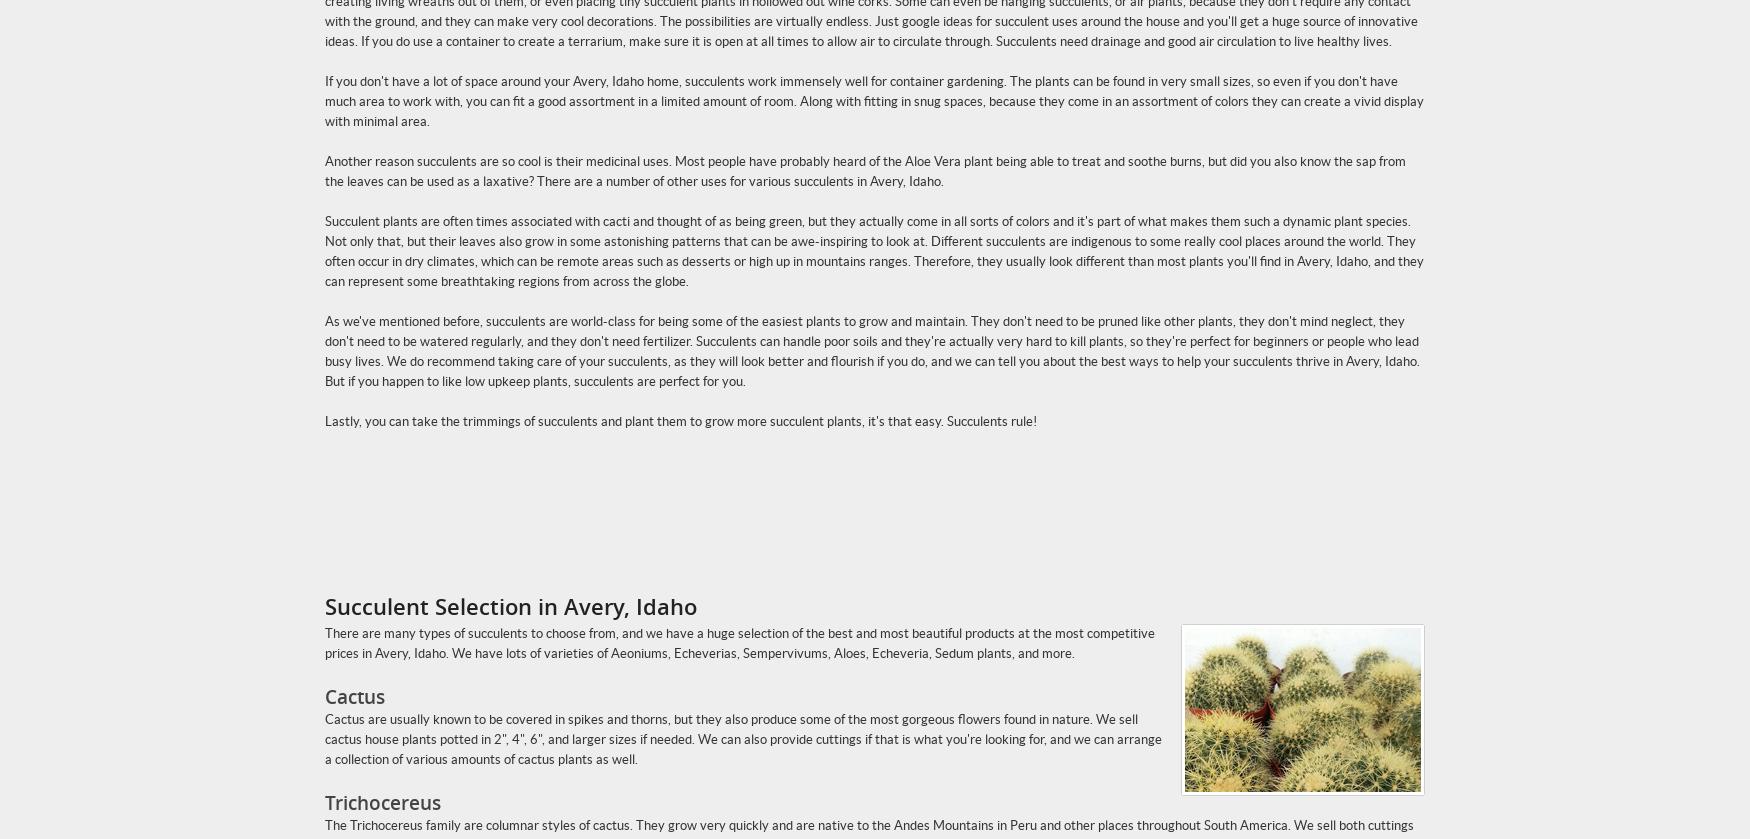 The height and width of the screenshot is (839, 1750). Describe the element at coordinates (679, 420) in the screenshot. I see `'Lastly, you can take the trimmings of succulents and plant them to grow more succulent plants, it's that easy. Succulents rule!'` at that location.